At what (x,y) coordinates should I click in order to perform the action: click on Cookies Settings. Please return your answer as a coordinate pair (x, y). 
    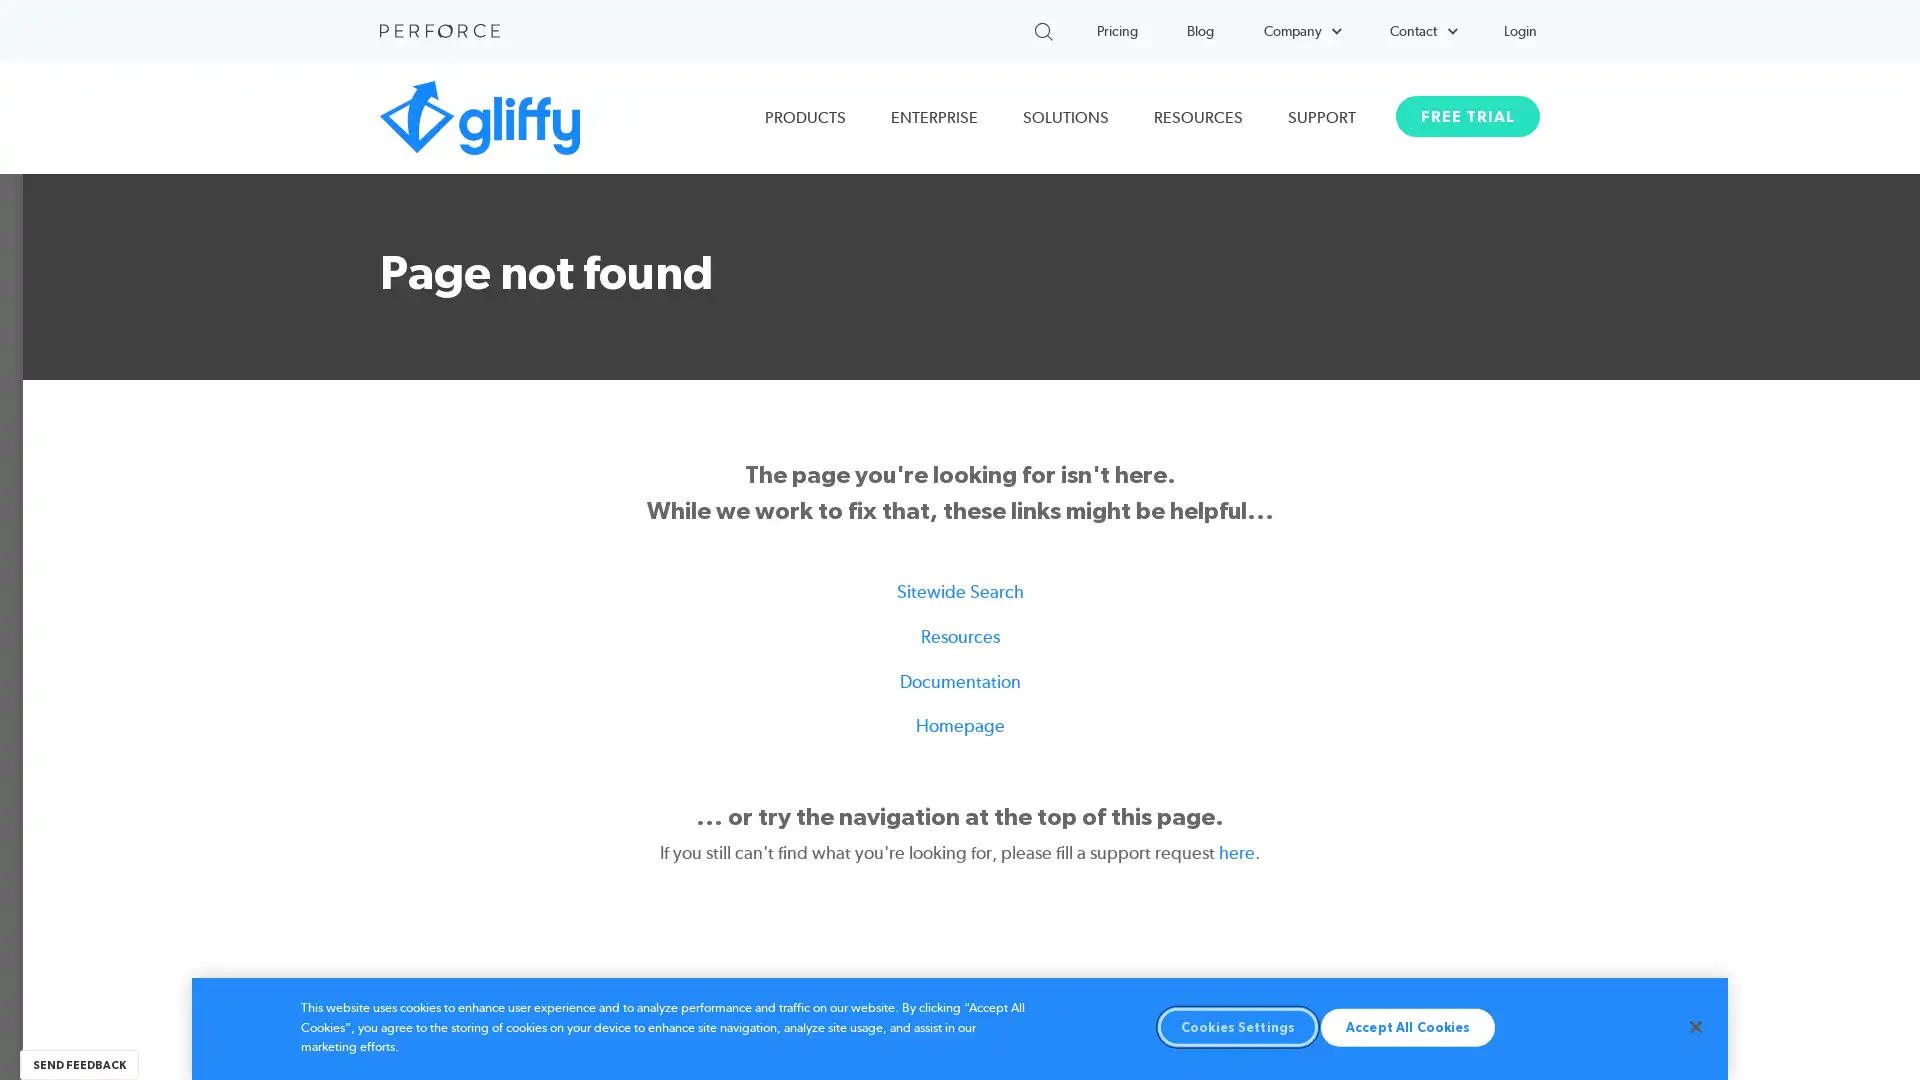
    Looking at the image, I should click on (1237, 1026).